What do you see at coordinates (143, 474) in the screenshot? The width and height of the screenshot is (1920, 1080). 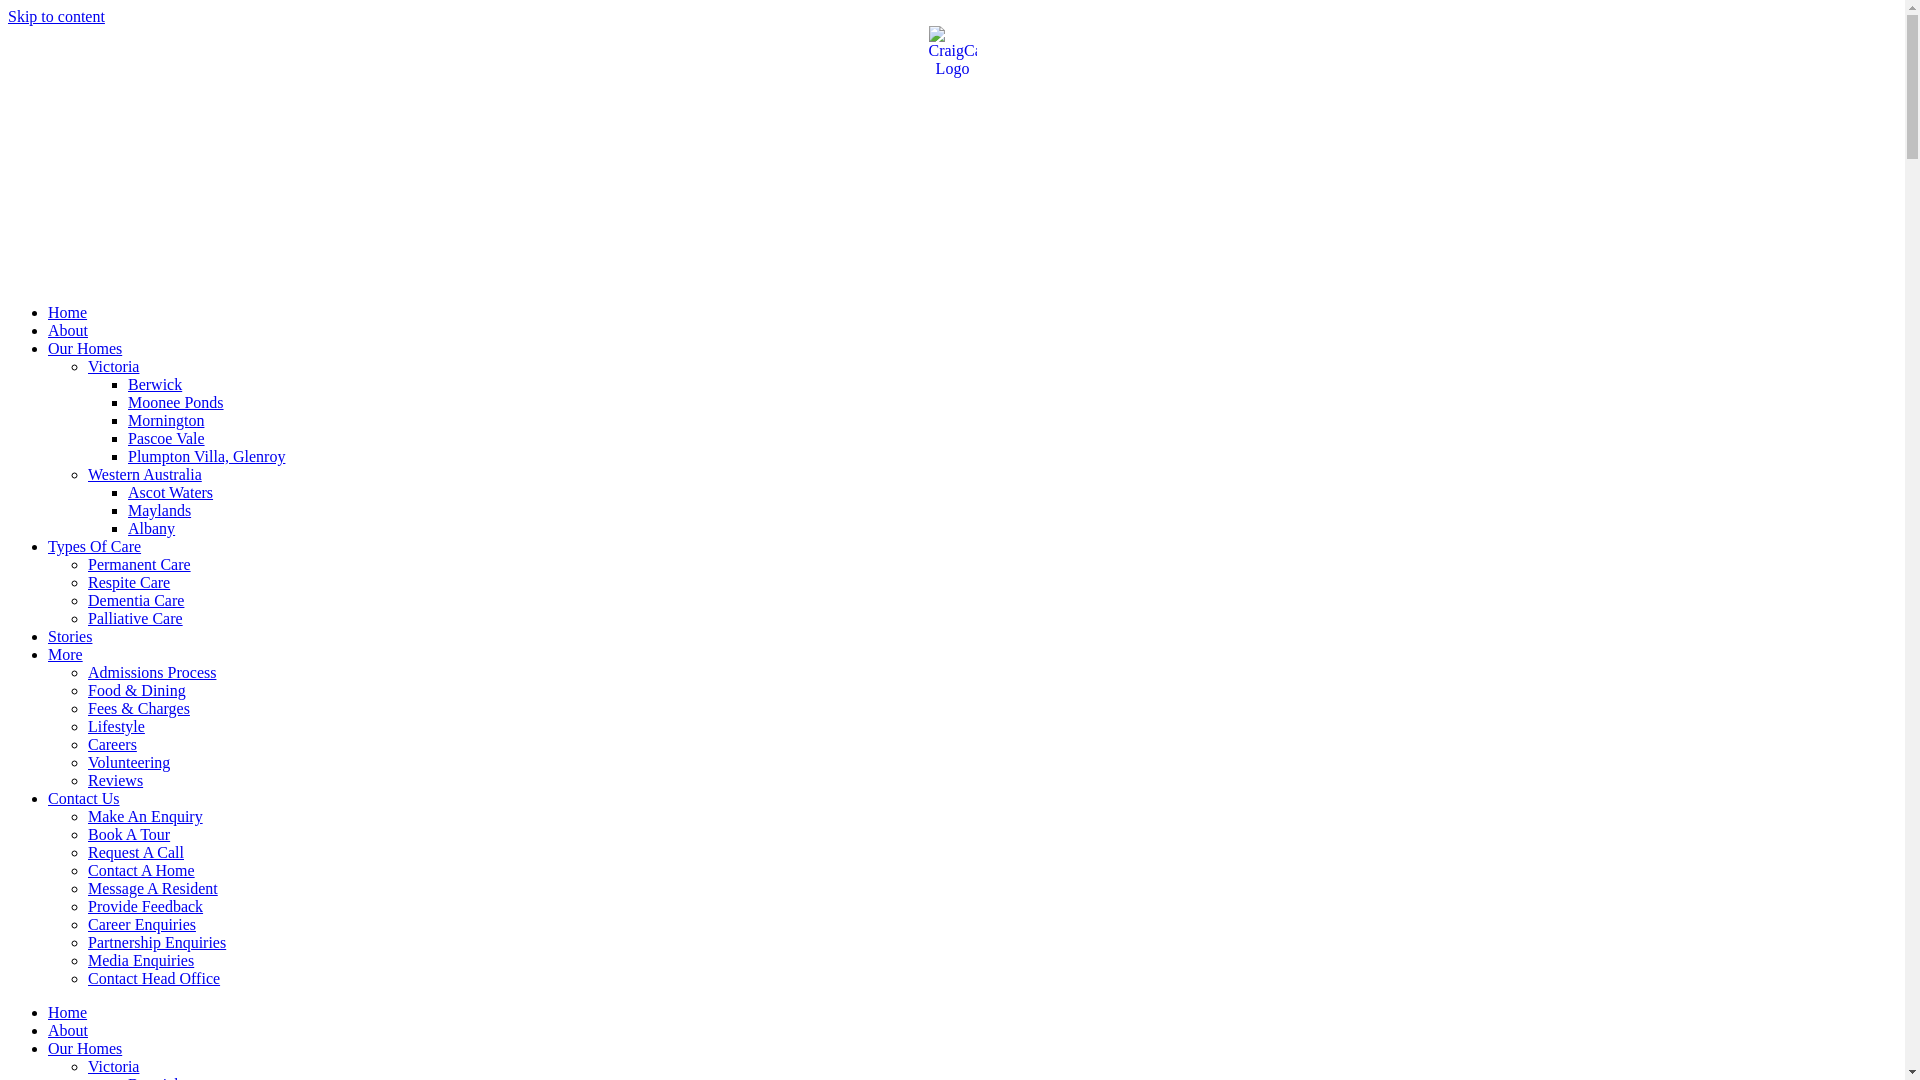 I see `'Western Australia'` at bounding box center [143, 474].